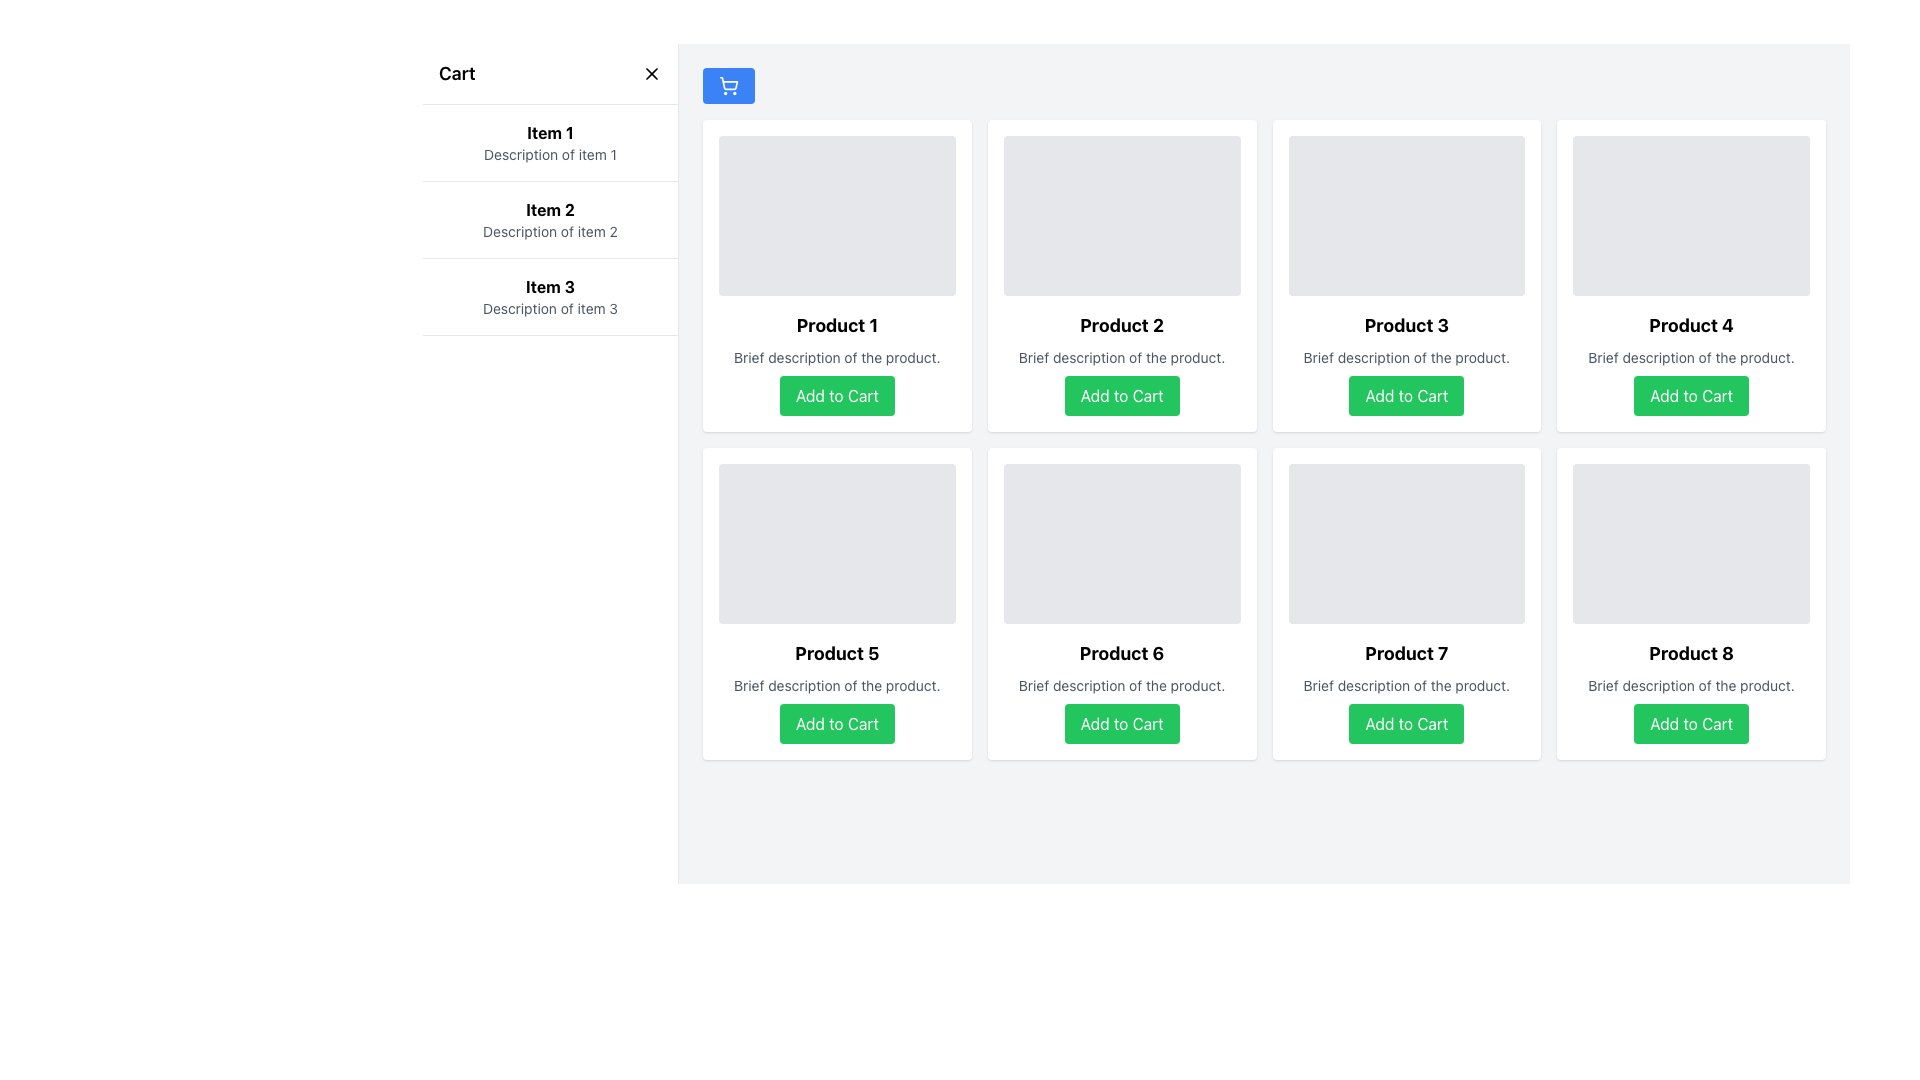  Describe the element at coordinates (652, 72) in the screenshot. I see `the close button icon, which is a small 'X' styled with thin black strokes, located to the right of the 'Cart' label in the header of the cart section` at that location.